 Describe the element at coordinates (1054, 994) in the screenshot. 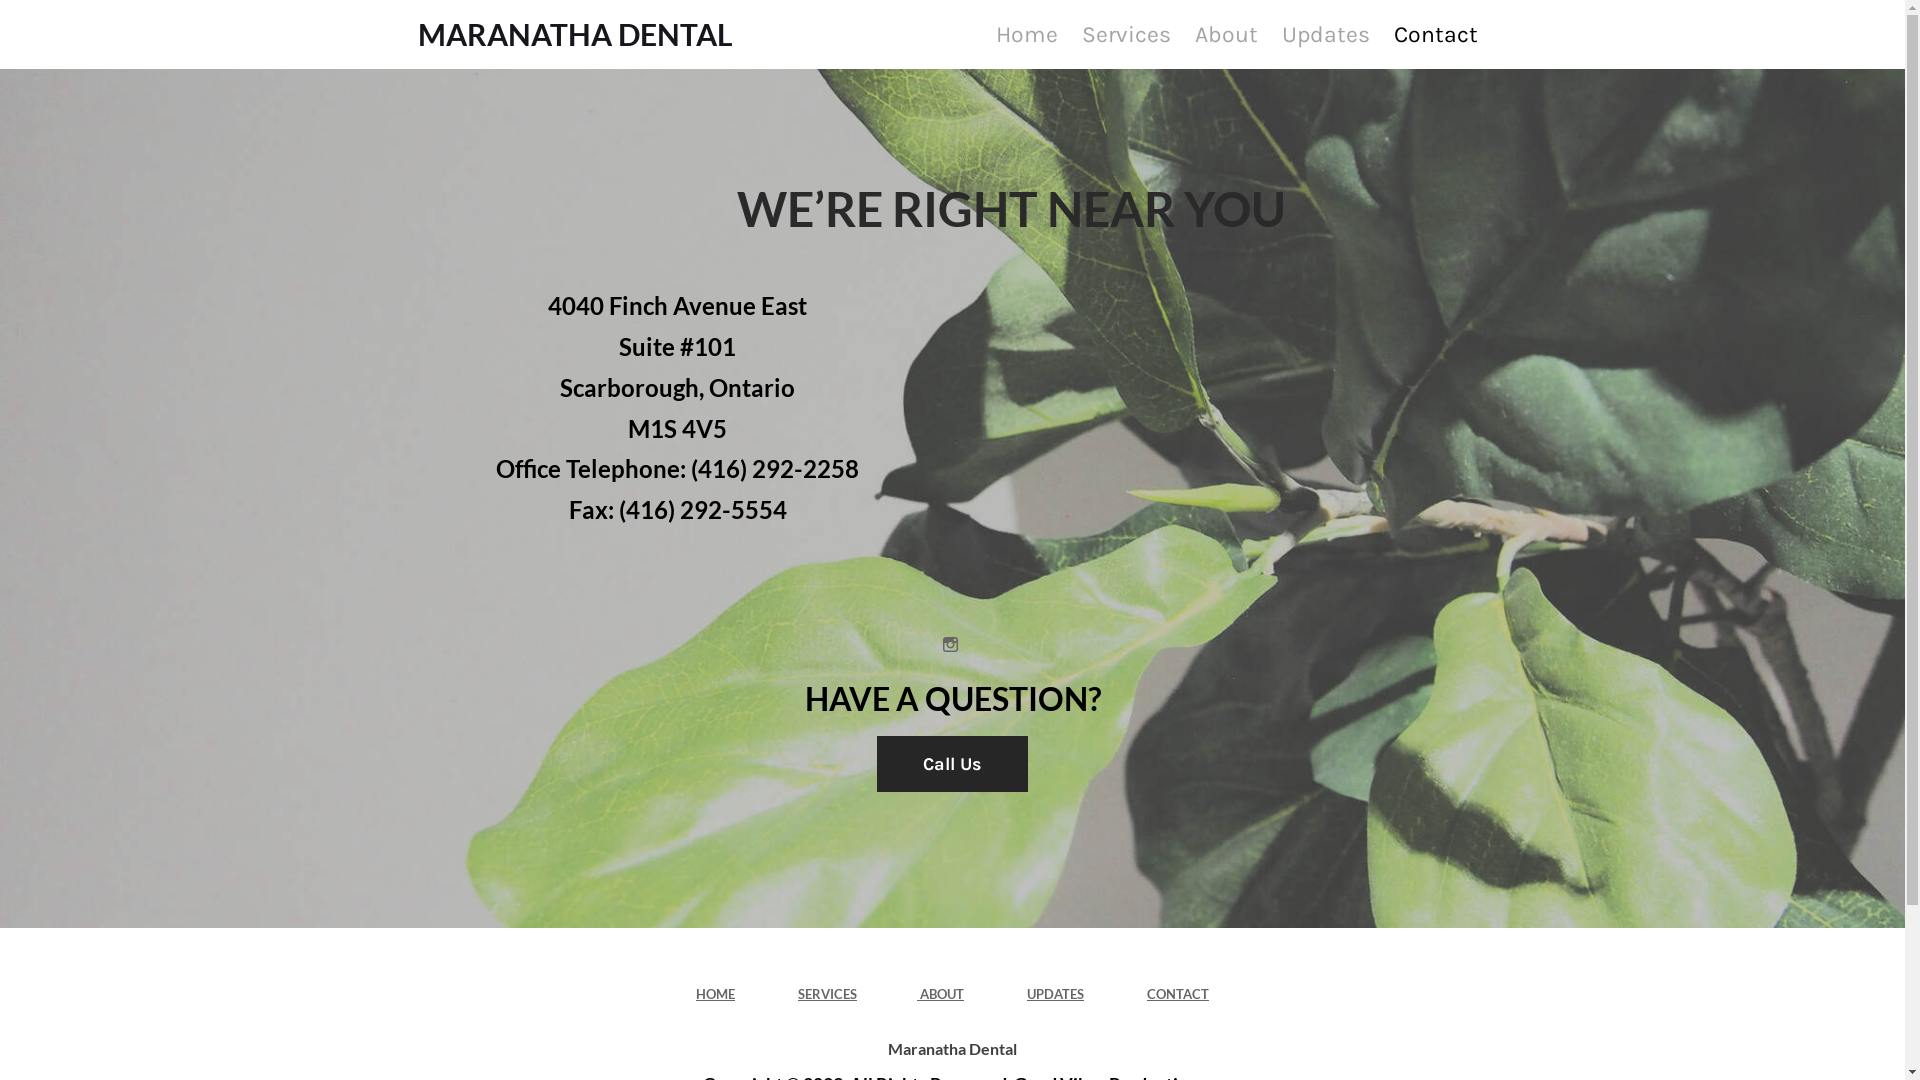

I see `'UPDATES'` at that location.